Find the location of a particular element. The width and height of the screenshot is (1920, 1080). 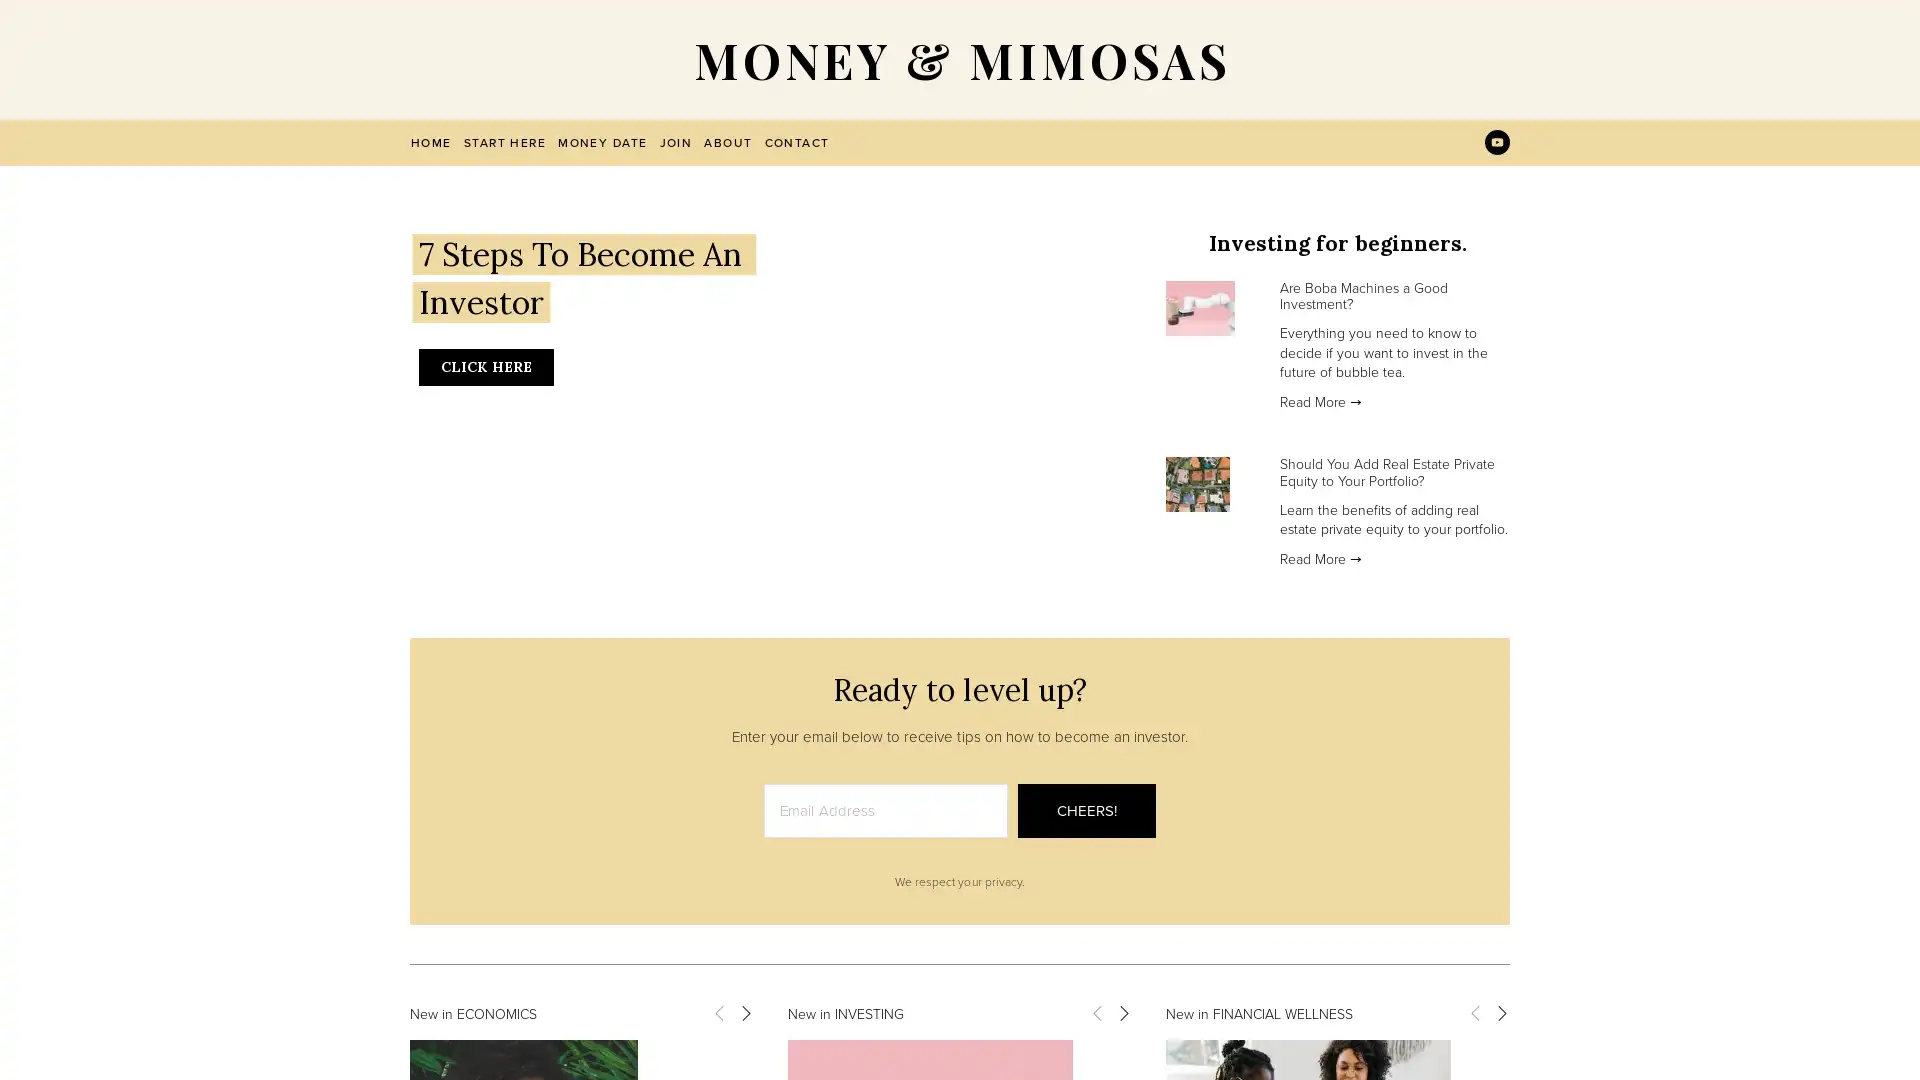

Next is located at coordinates (1501, 1011).